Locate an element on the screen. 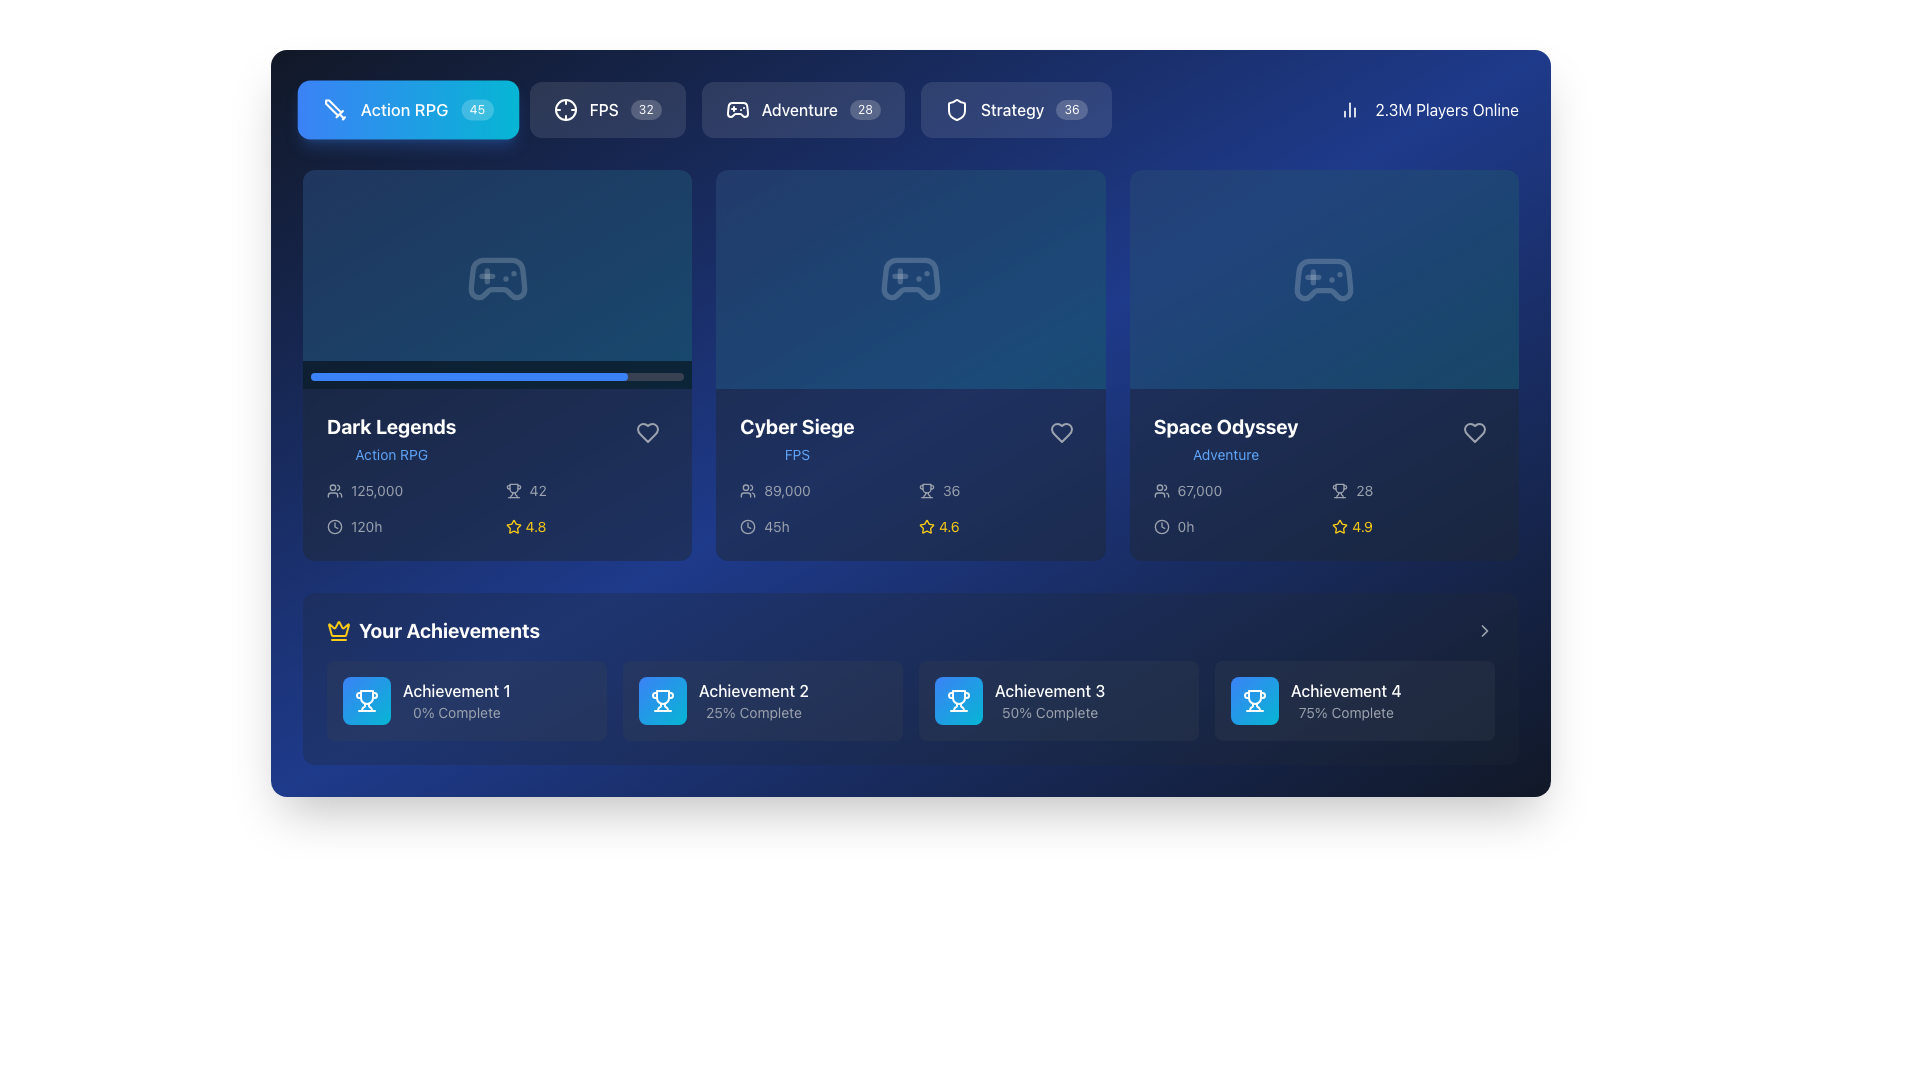 The height and width of the screenshot is (1080, 1920). the rating information displayed by the yellow star icon and the numeric value '4.8', located at the bottom section of the first card from the left is located at coordinates (585, 525).